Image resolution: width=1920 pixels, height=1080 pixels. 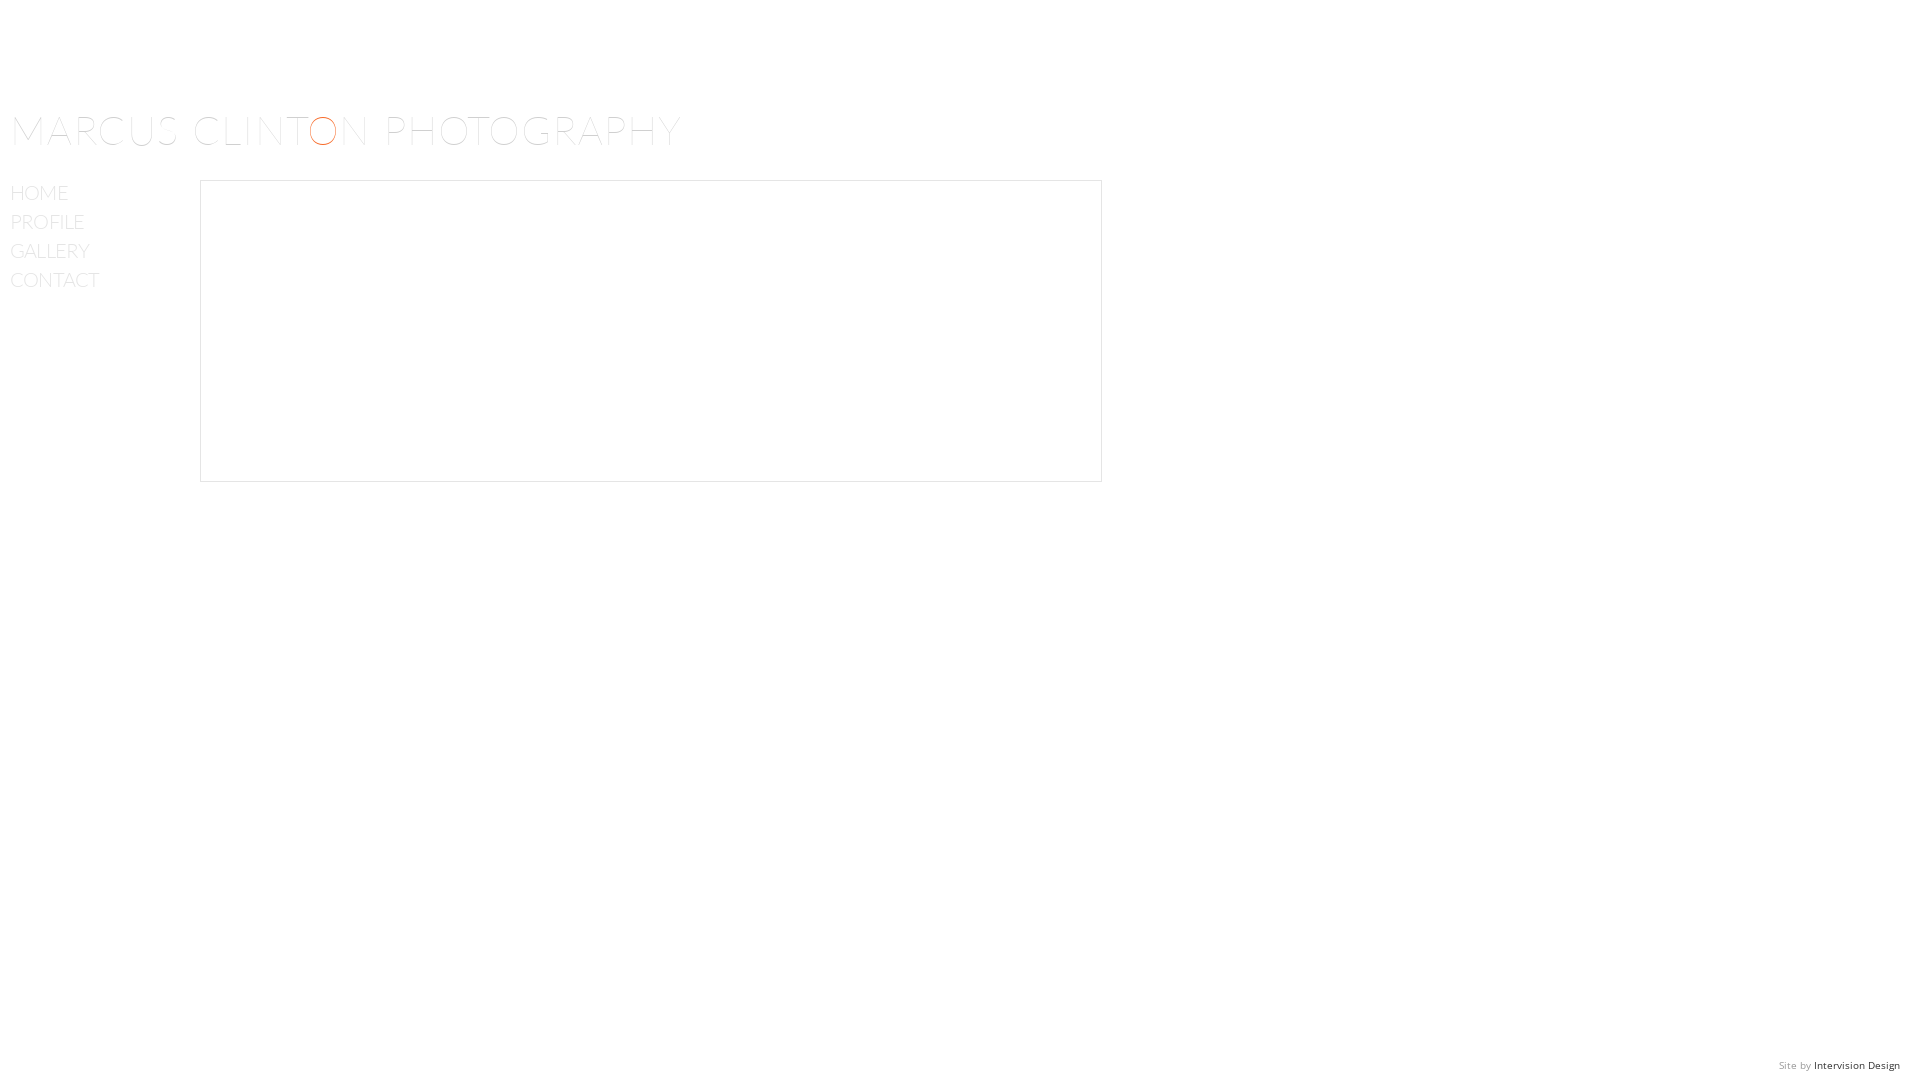 I want to click on 'GALLERY', so click(x=99, y=249).